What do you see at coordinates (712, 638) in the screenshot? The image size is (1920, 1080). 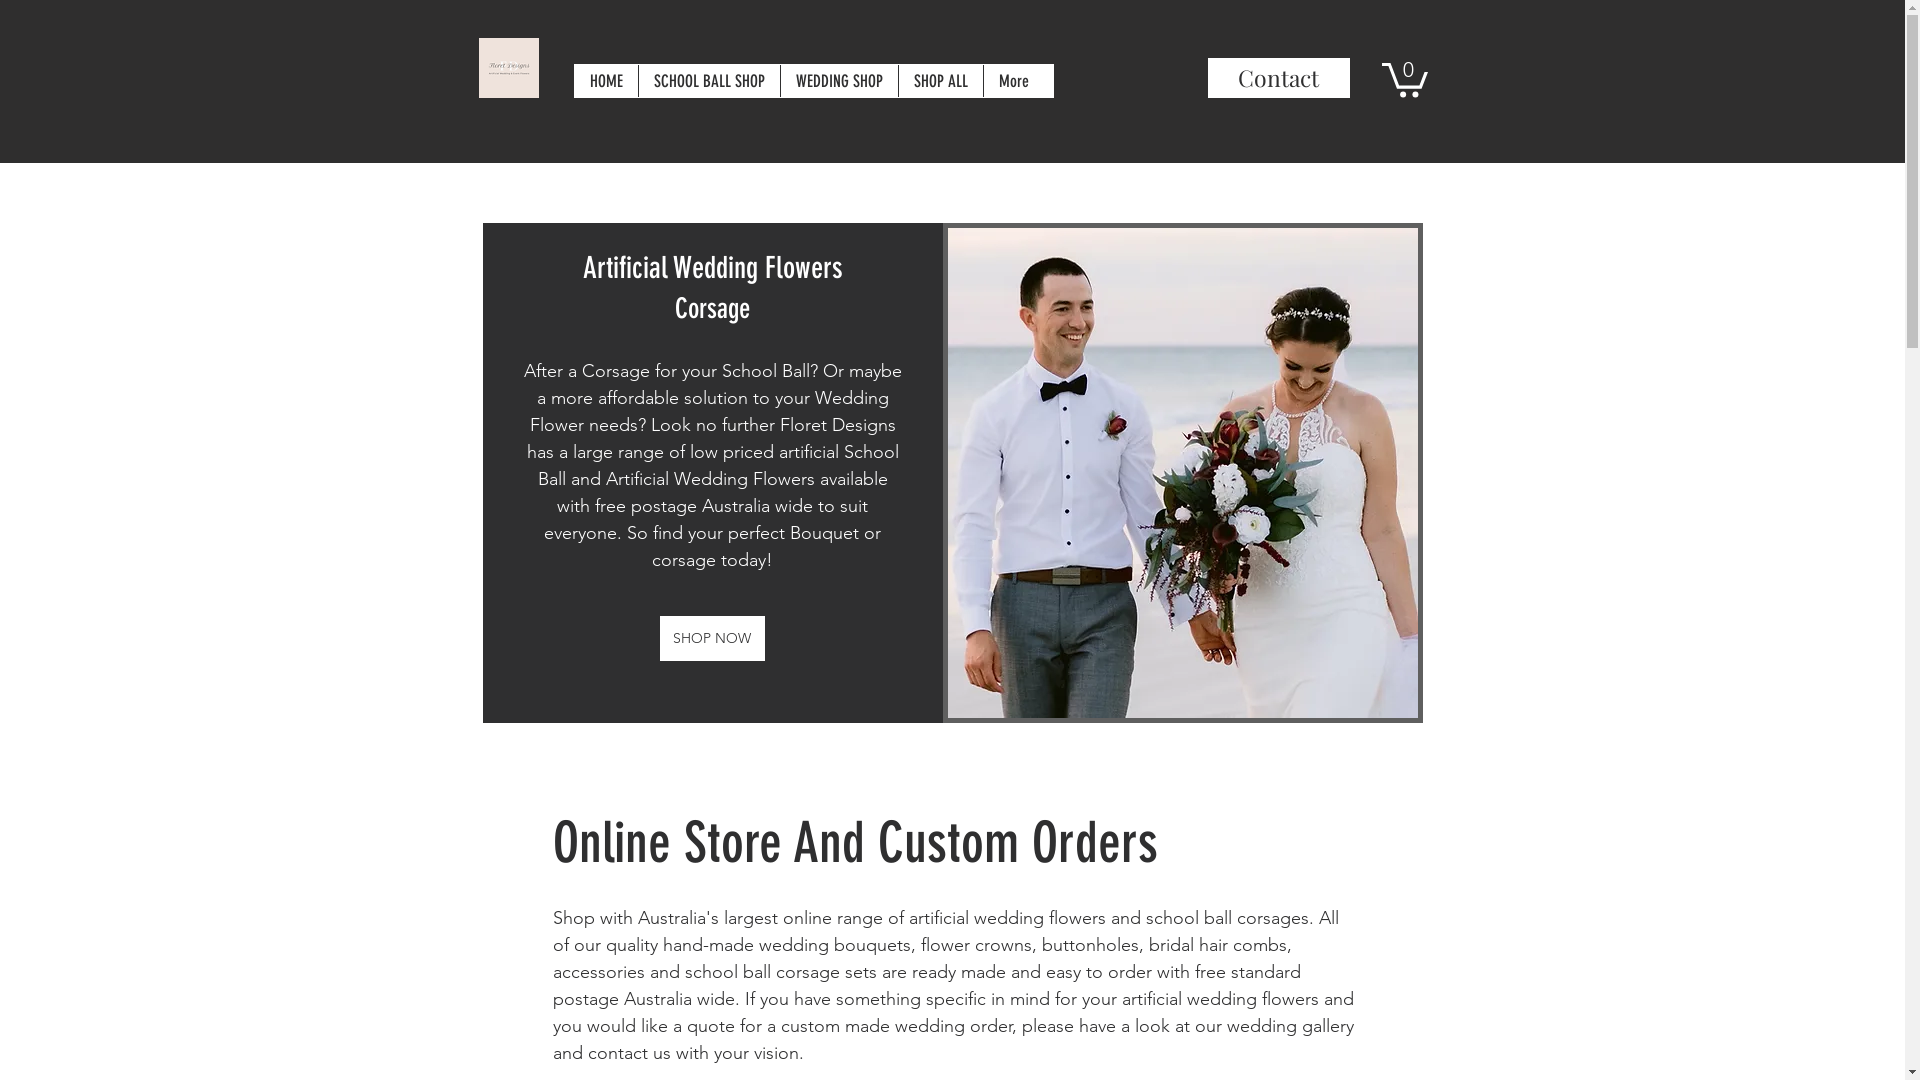 I see `'SHOP NOW'` at bounding box center [712, 638].